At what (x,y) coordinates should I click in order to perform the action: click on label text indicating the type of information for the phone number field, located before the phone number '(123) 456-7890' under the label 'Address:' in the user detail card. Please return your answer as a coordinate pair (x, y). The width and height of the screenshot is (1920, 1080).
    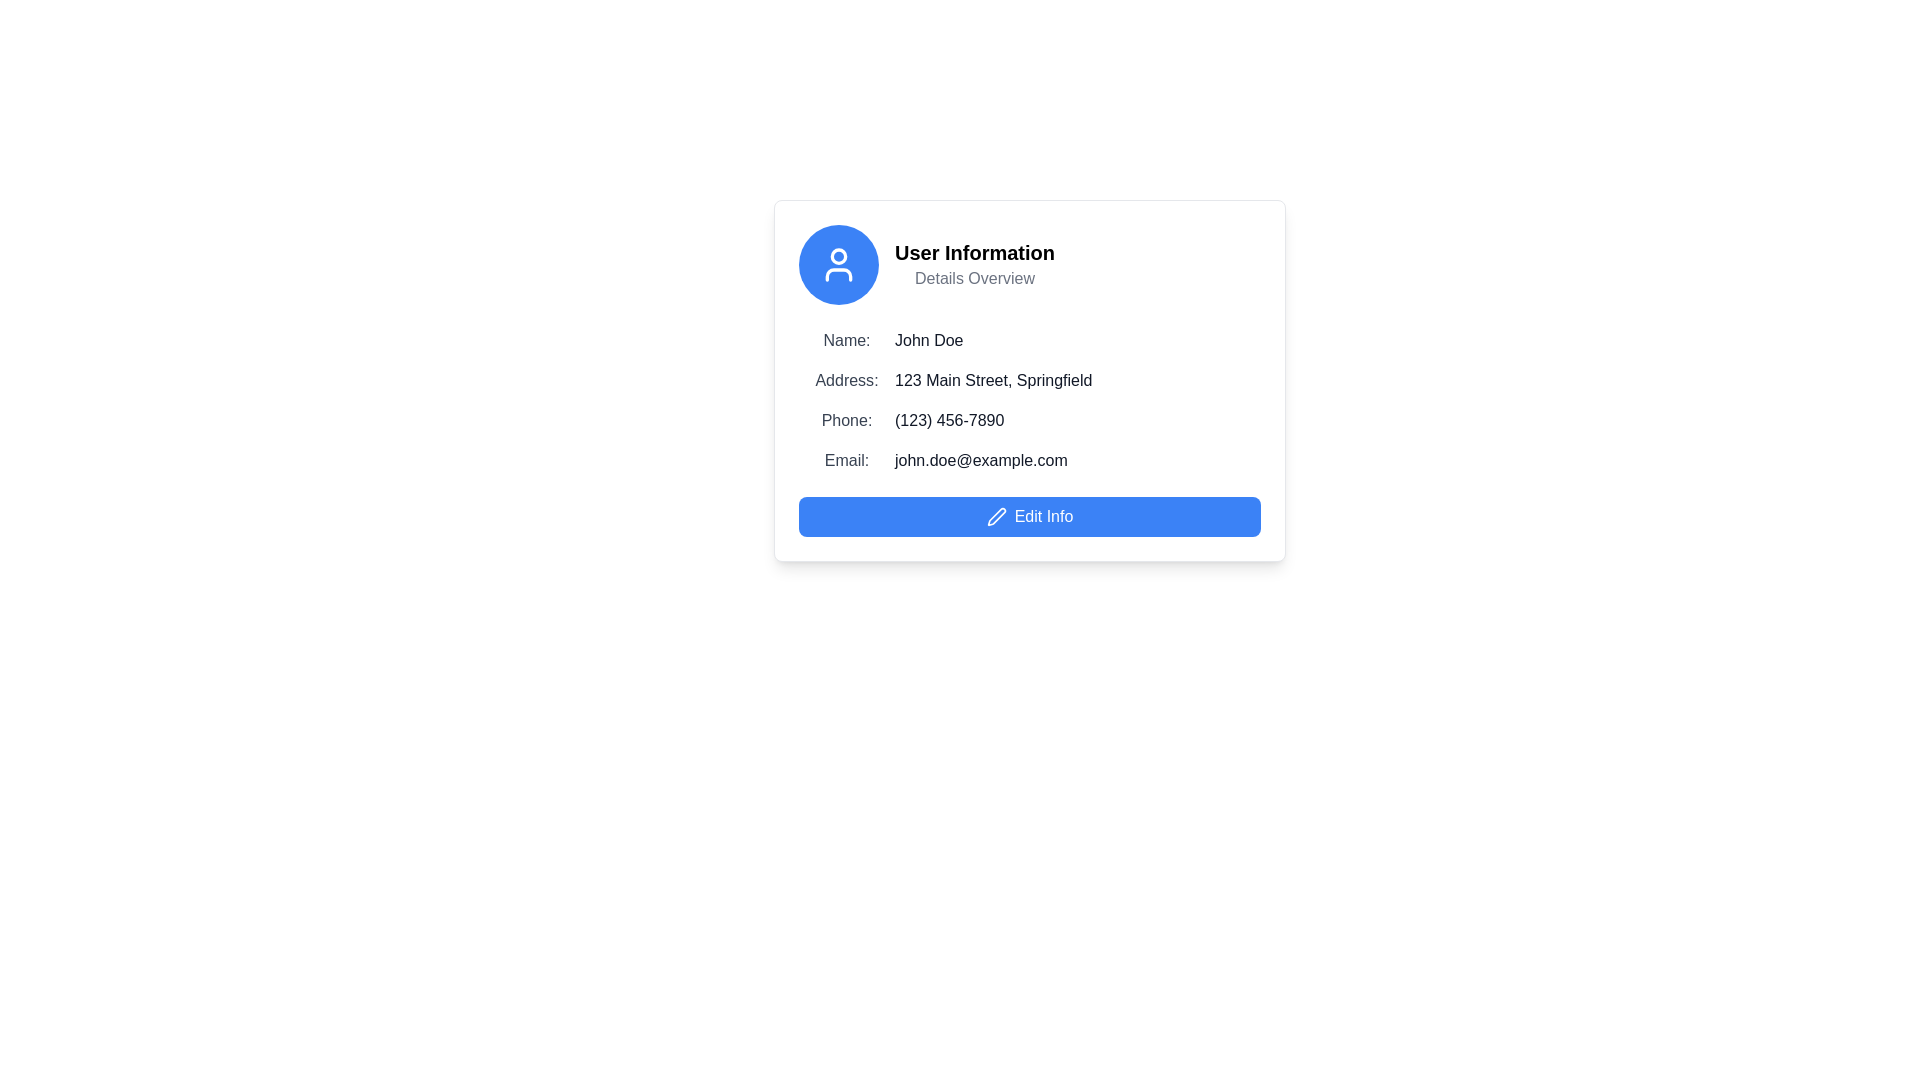
    Looking at the image, I should click on (846, 419).